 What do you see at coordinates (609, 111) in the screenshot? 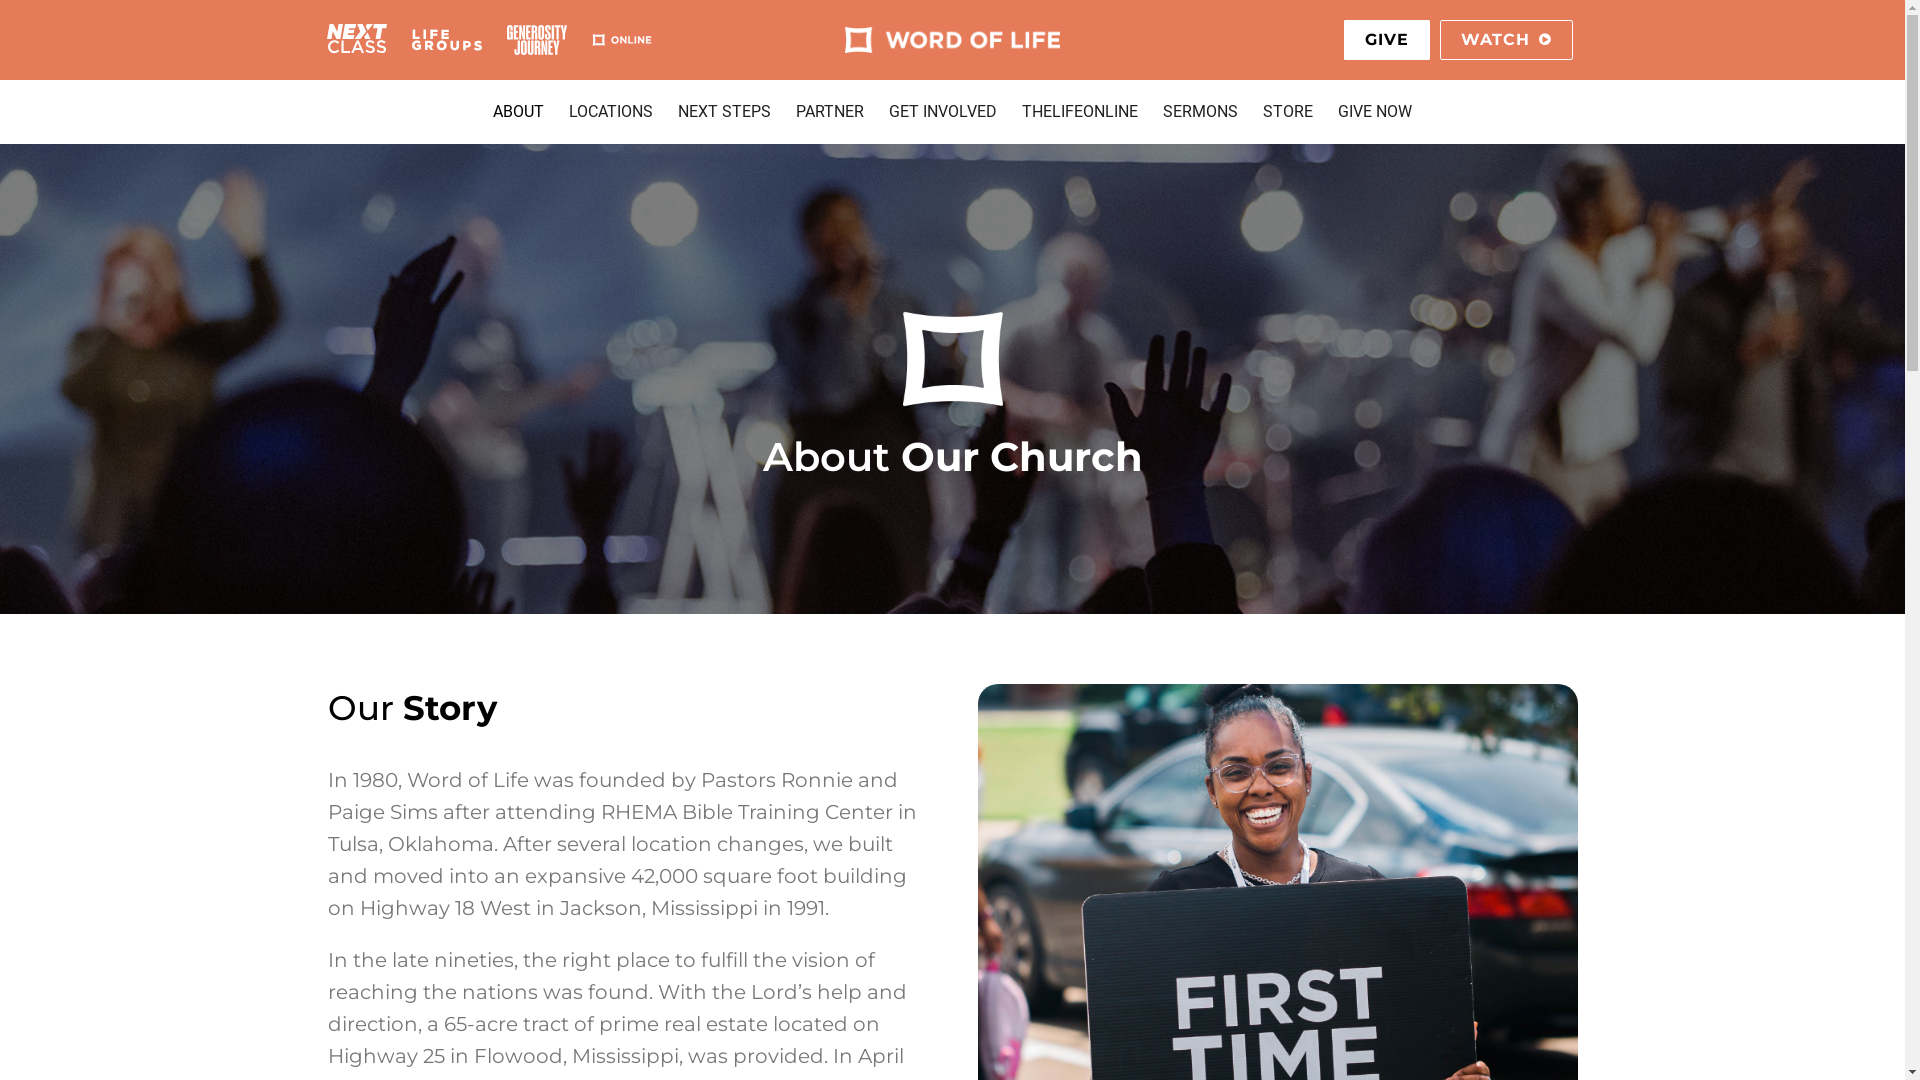
I see `'LOCATIONS'` at bounding box center [609, 111].